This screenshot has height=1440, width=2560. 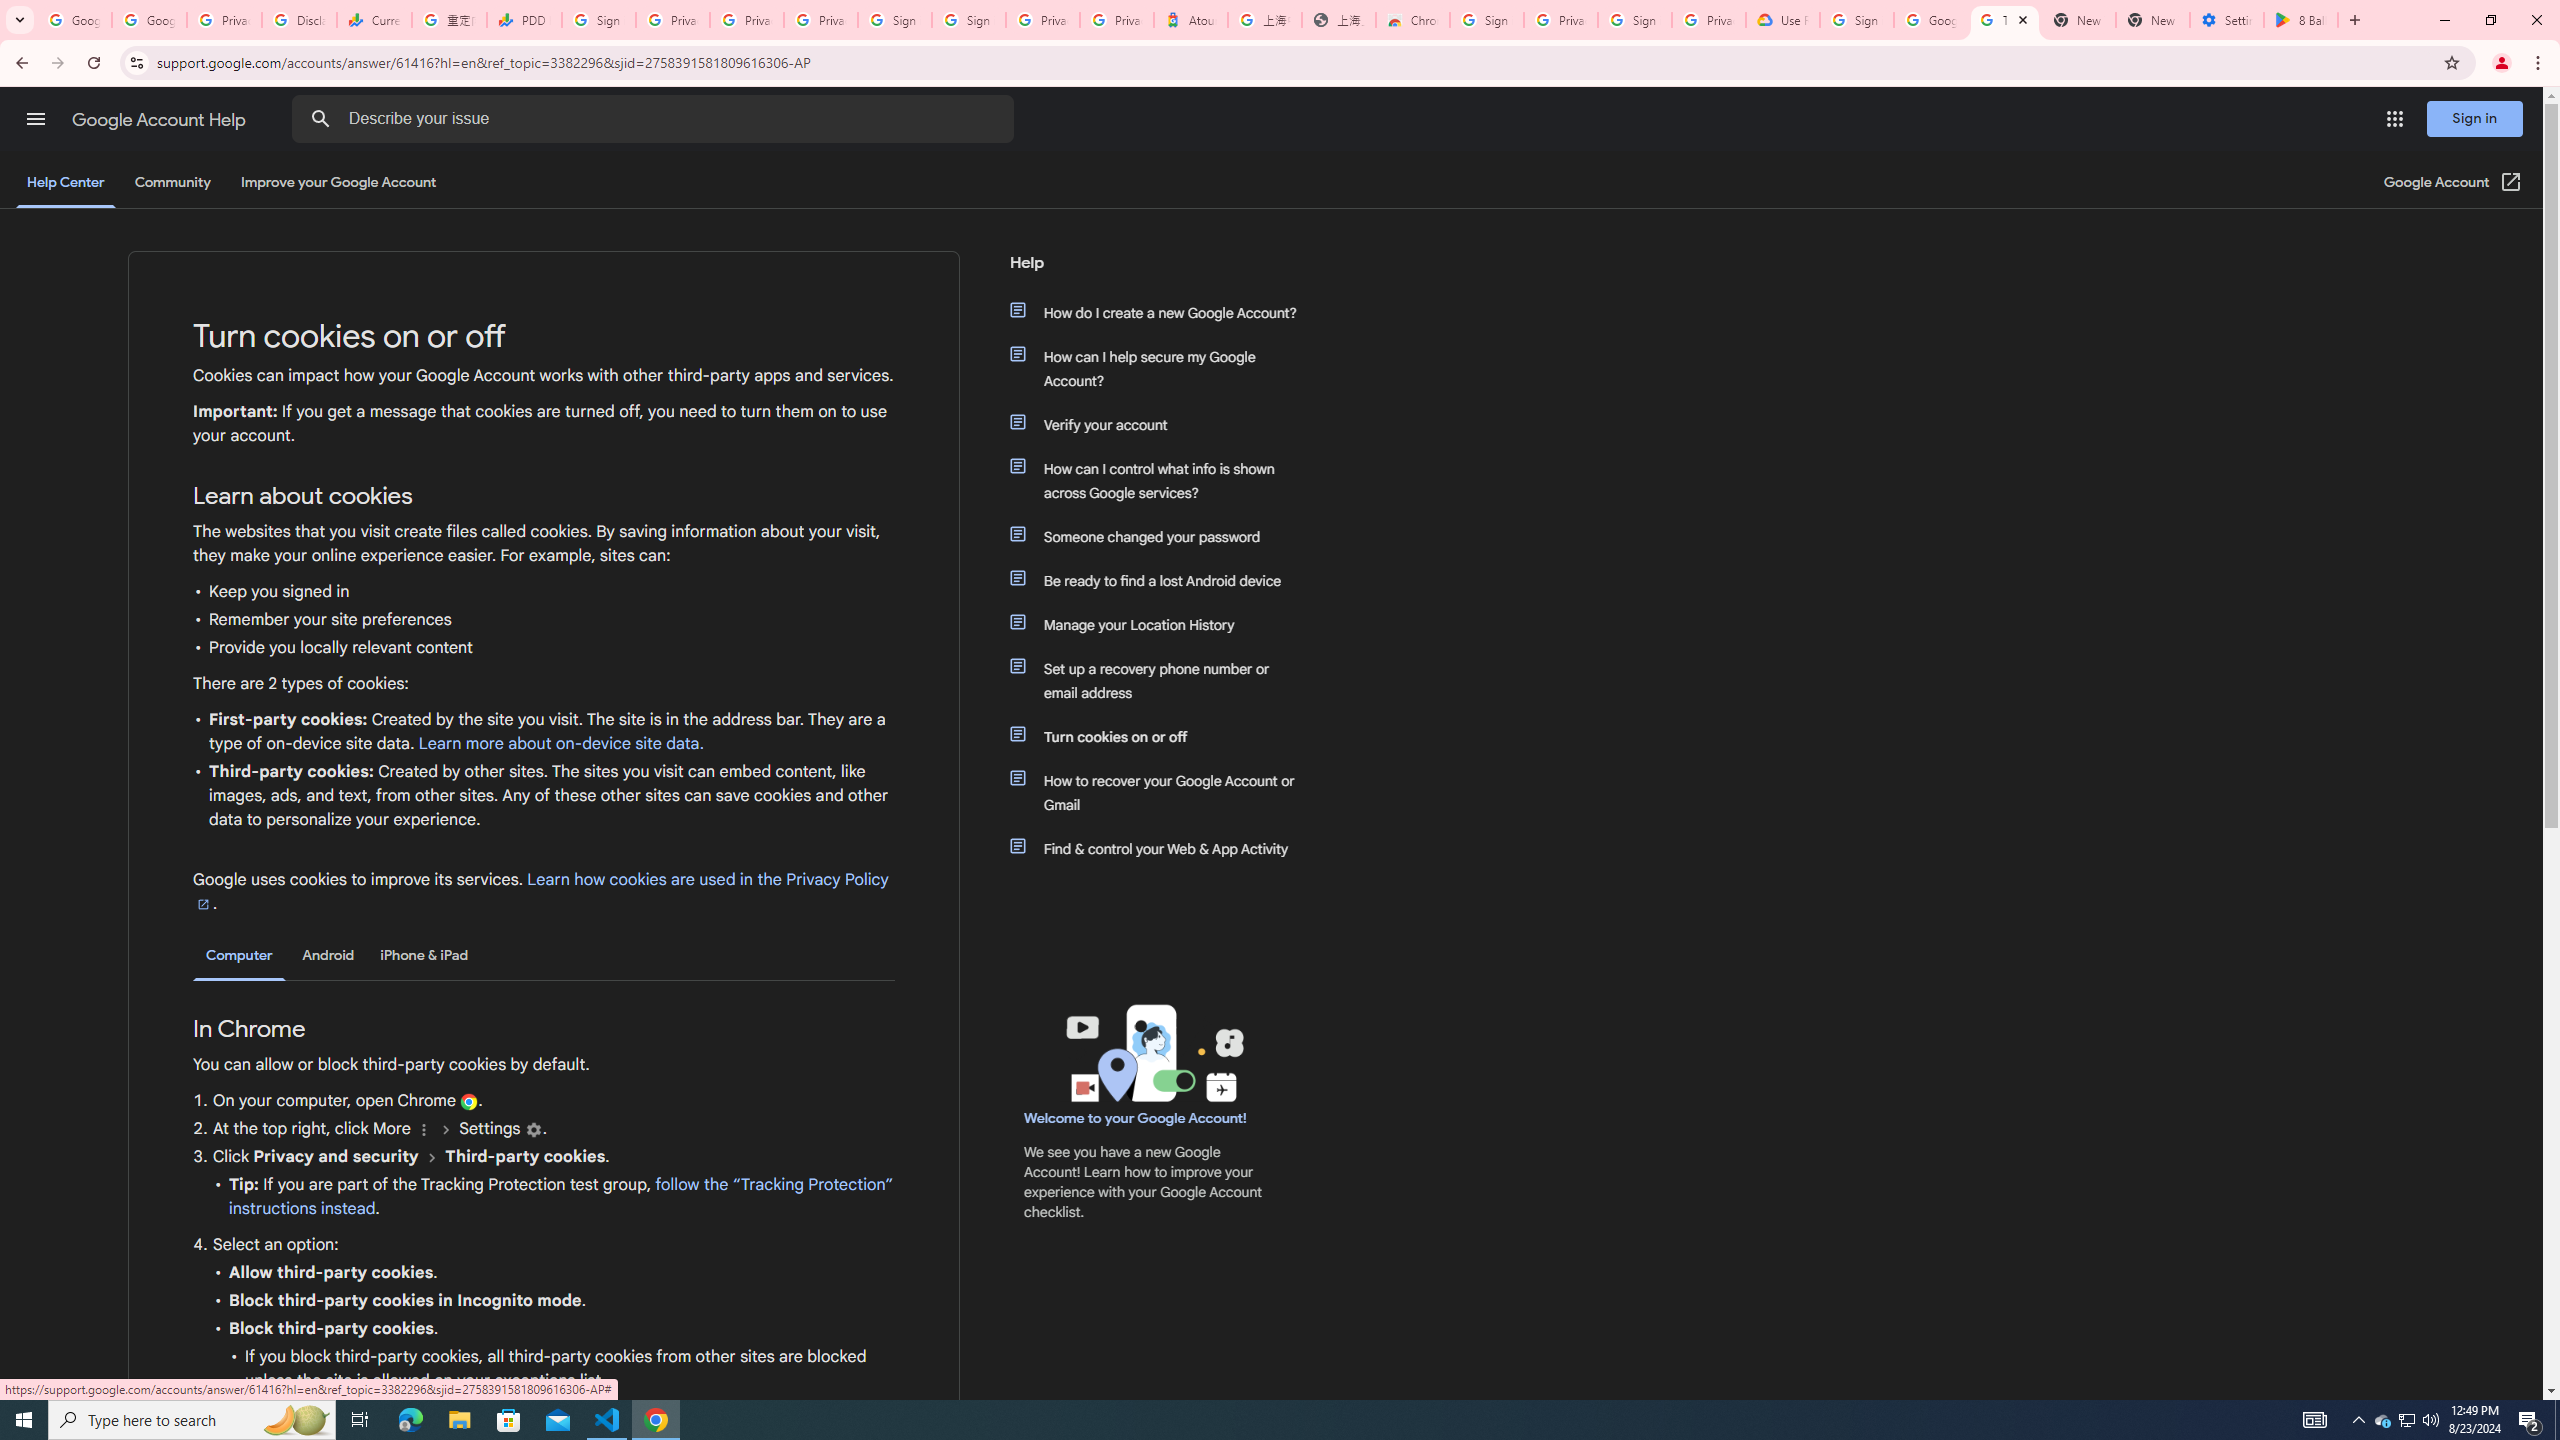 I want to click on '8 Ball Pool - Apps on Google Play', so click(x=2300, y=19).